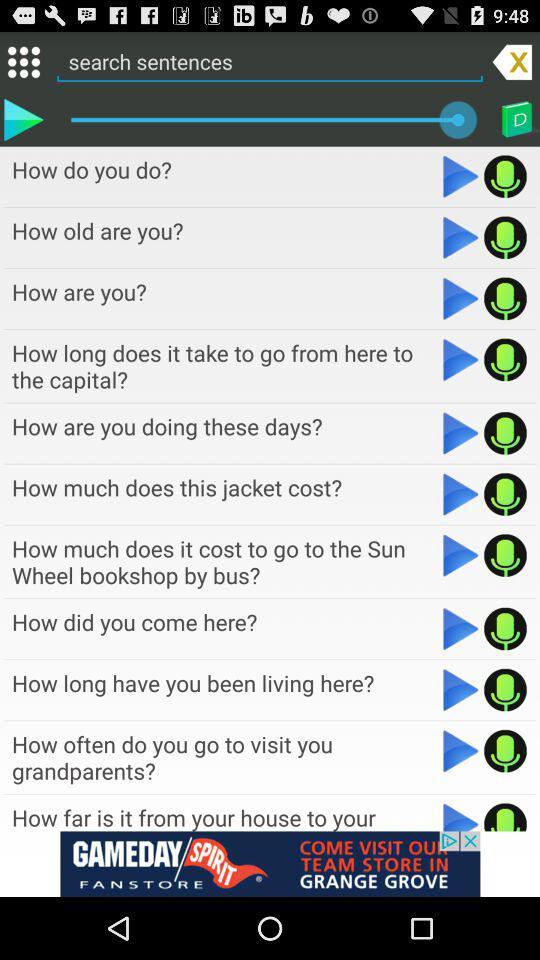 The height and width of the screenshot is (960, 540). I want to click on play, so click(461, 750).